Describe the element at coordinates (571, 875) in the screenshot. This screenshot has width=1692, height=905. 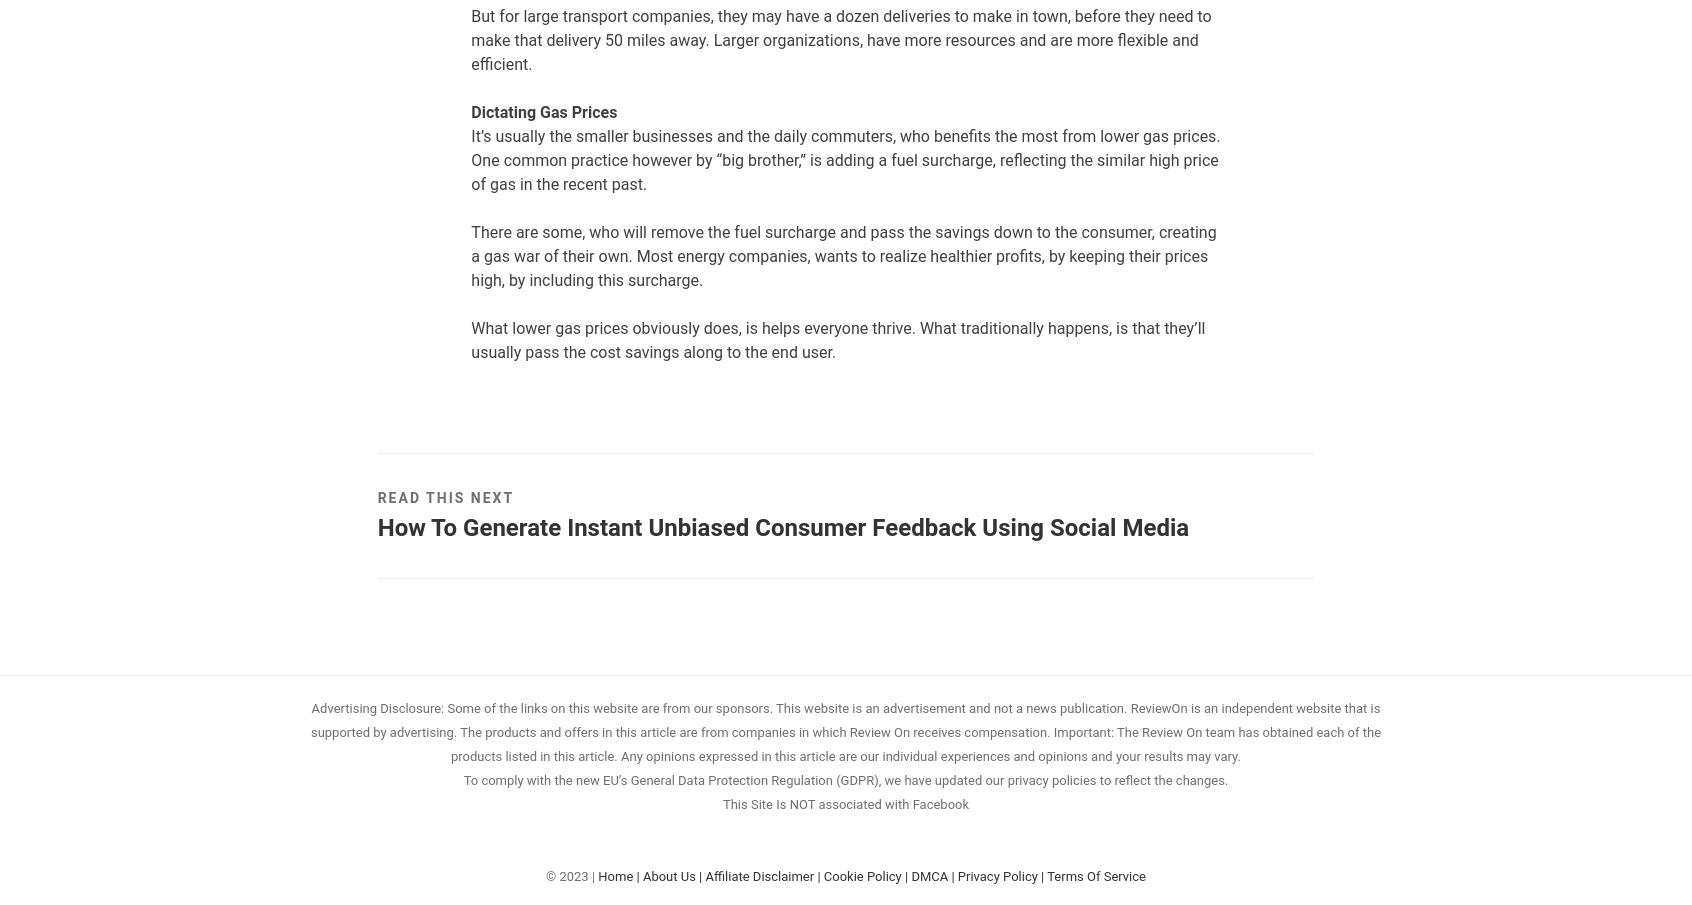
I see `'© 2023 |'` at that location.